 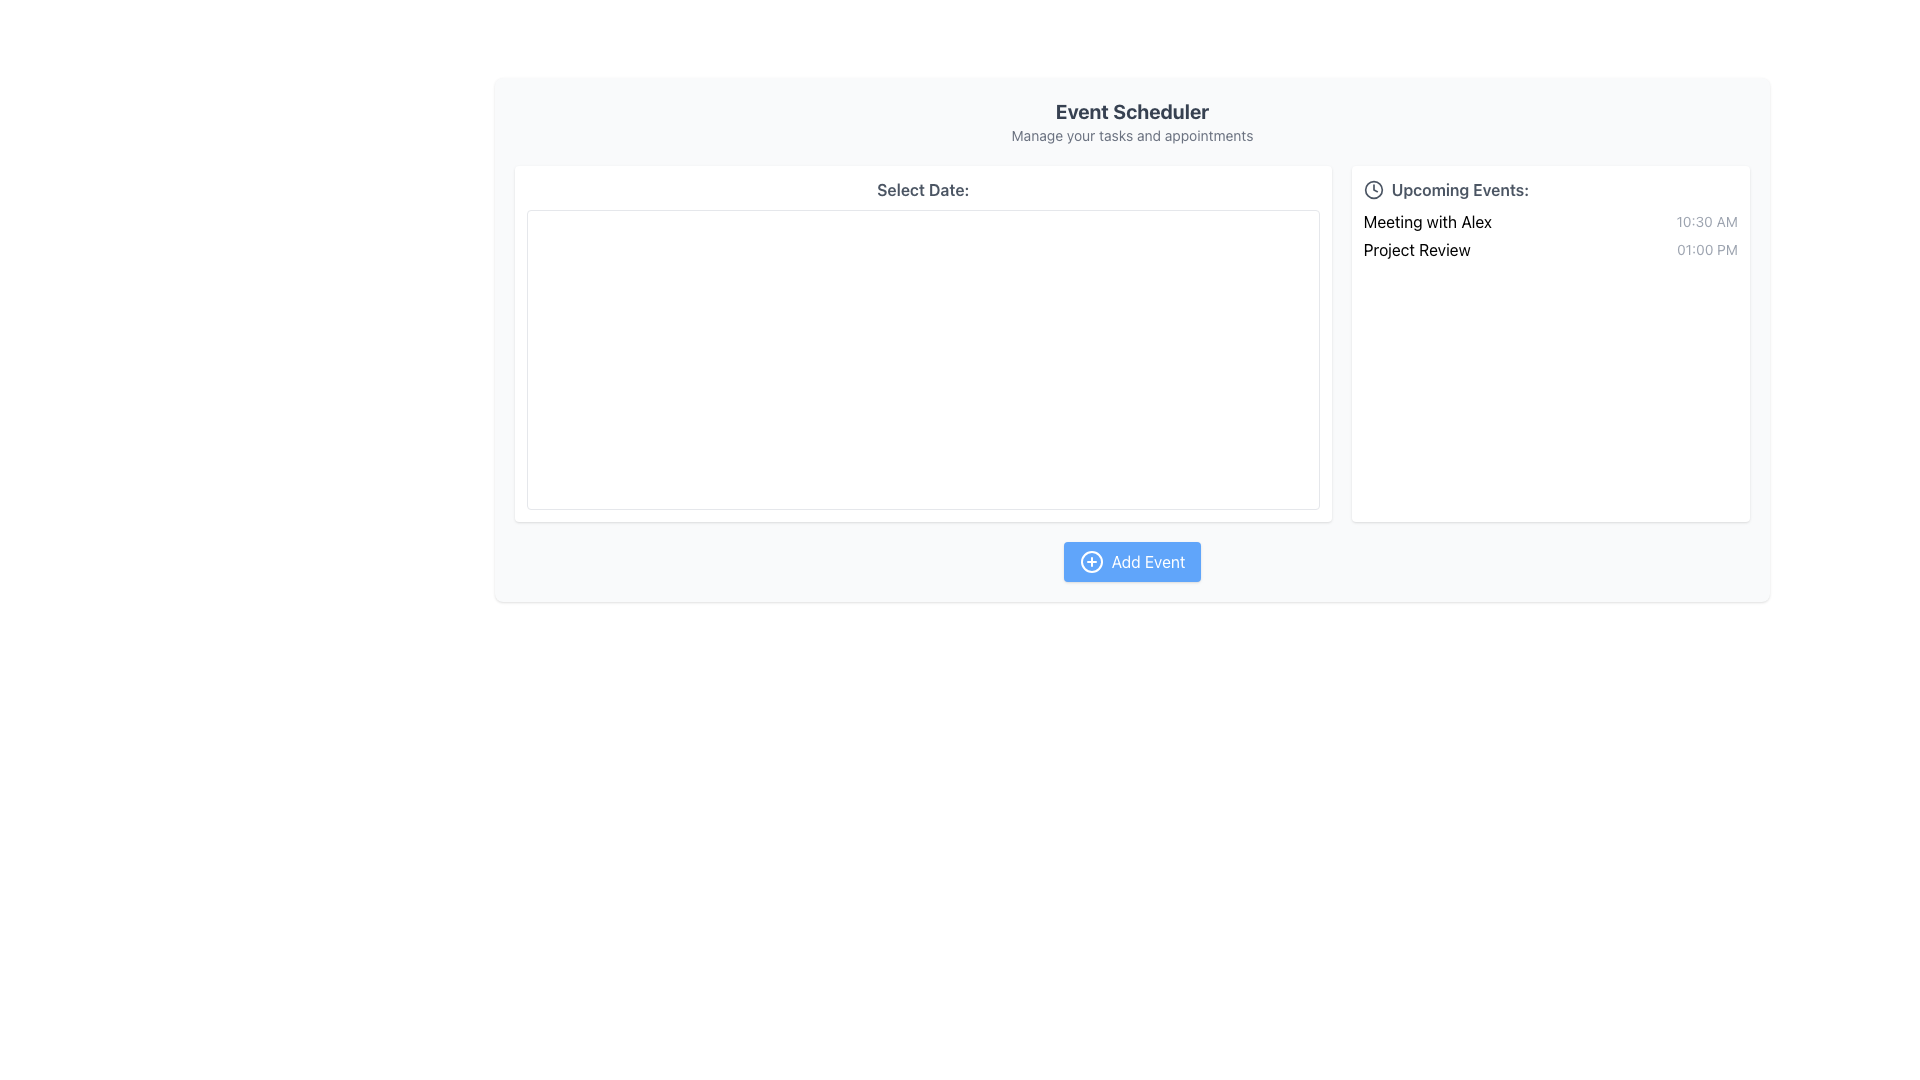 What do you see at coordinates (1549, 222) in the screenshot?
I see `information displayed in the Event item titled 'Meeting with Alex' with time '10:30 AM', which is the first item in the 'Upcoming Events' section` at bounding box center [1549, 222].